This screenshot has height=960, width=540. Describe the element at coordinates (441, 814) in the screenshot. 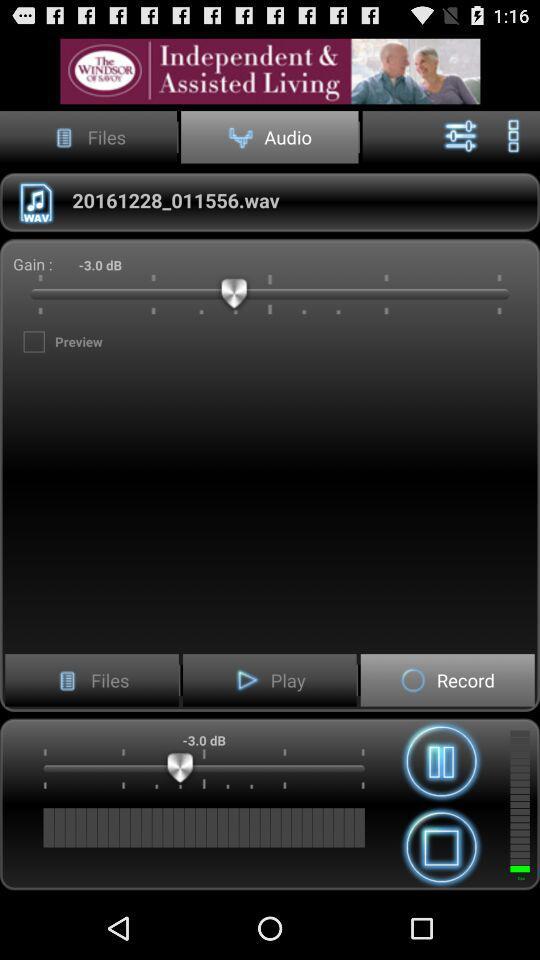

I see `the pause icon` at that location.